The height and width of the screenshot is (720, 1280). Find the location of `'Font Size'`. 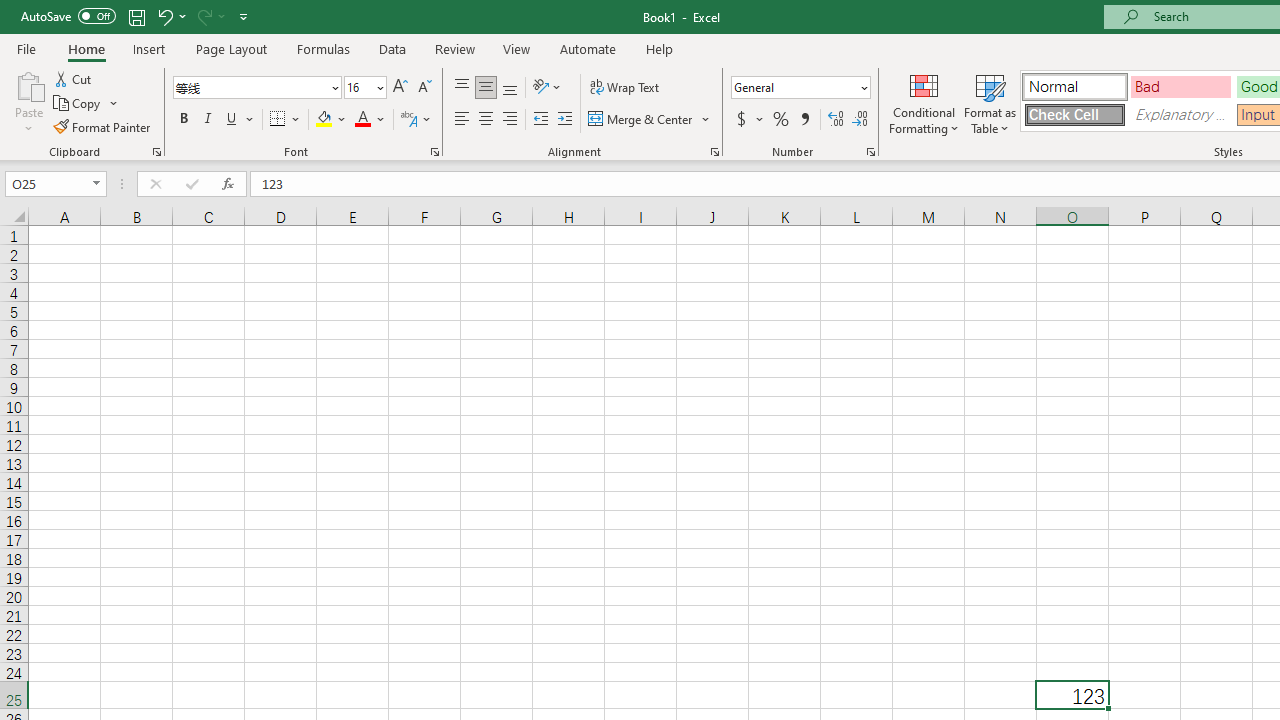

'Font Size' is located at coordinates (359, 86).